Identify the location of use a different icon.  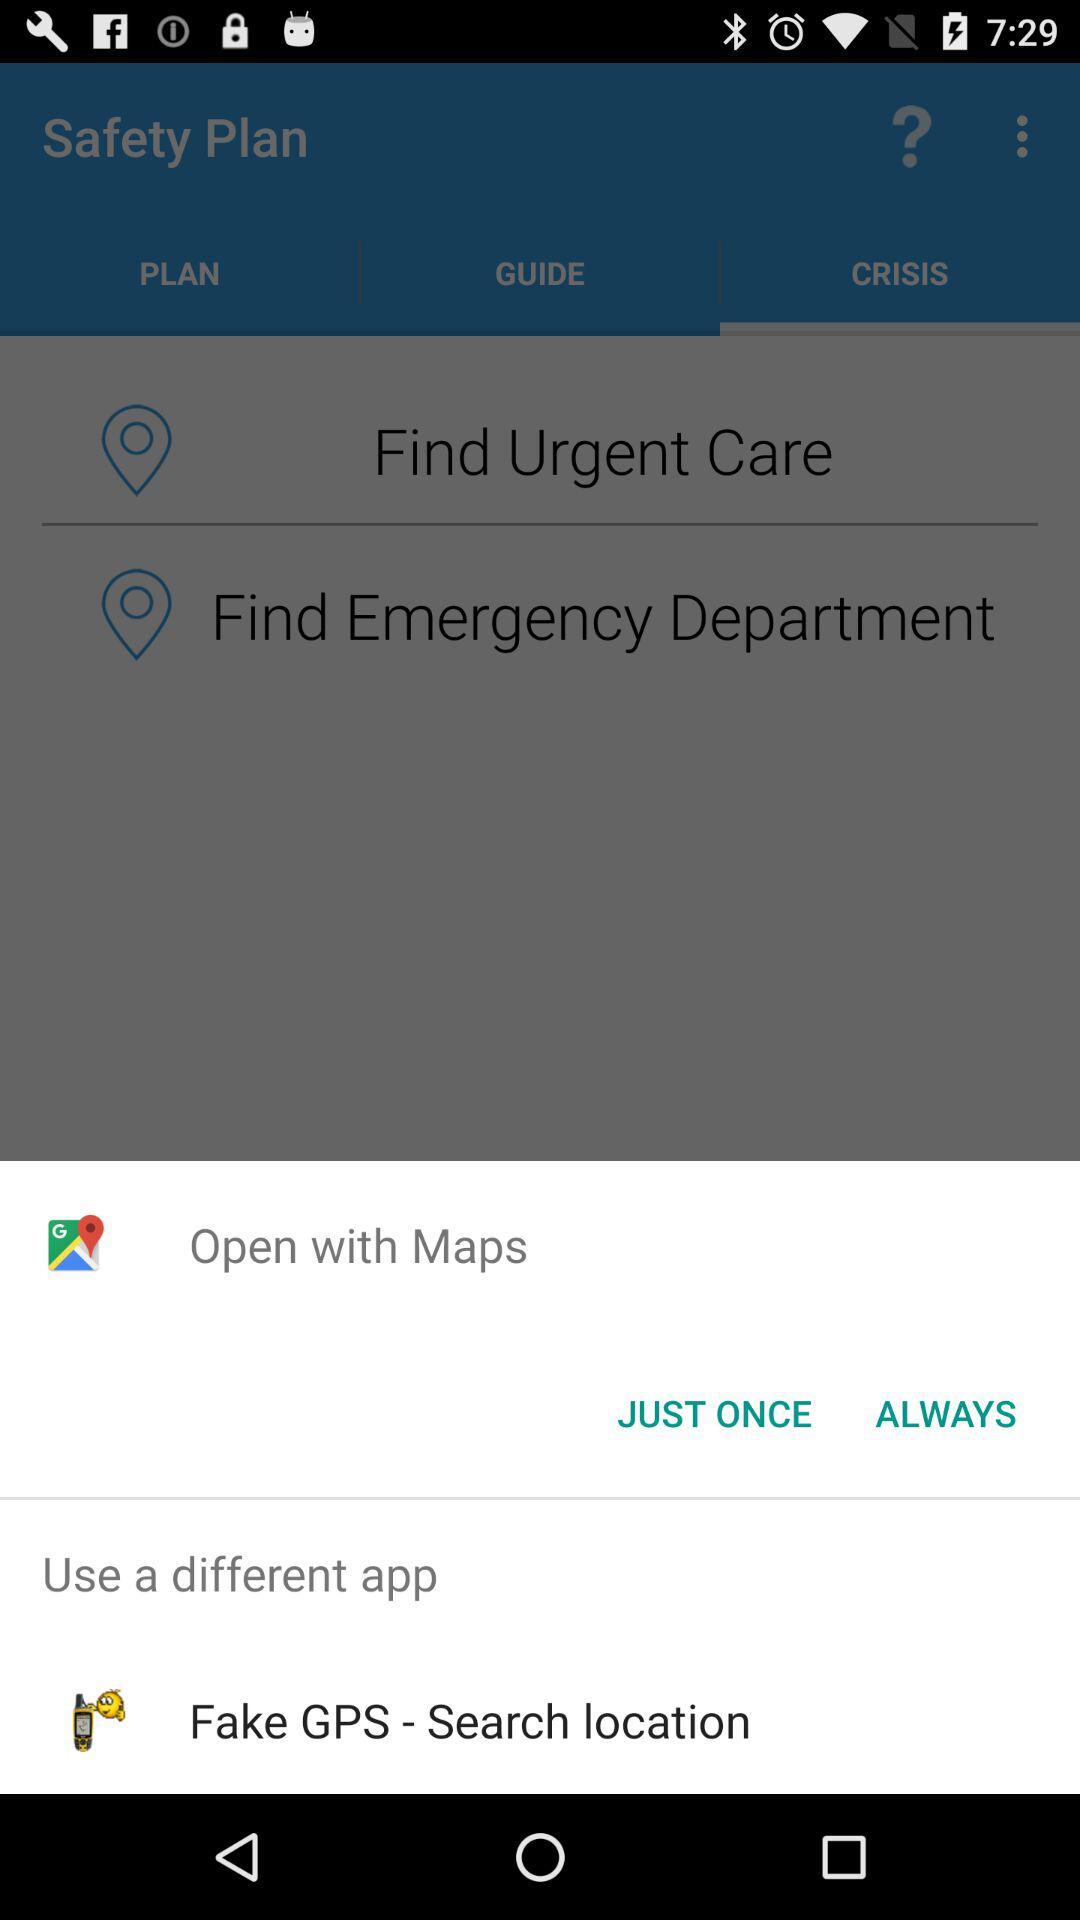
(540, 1572).